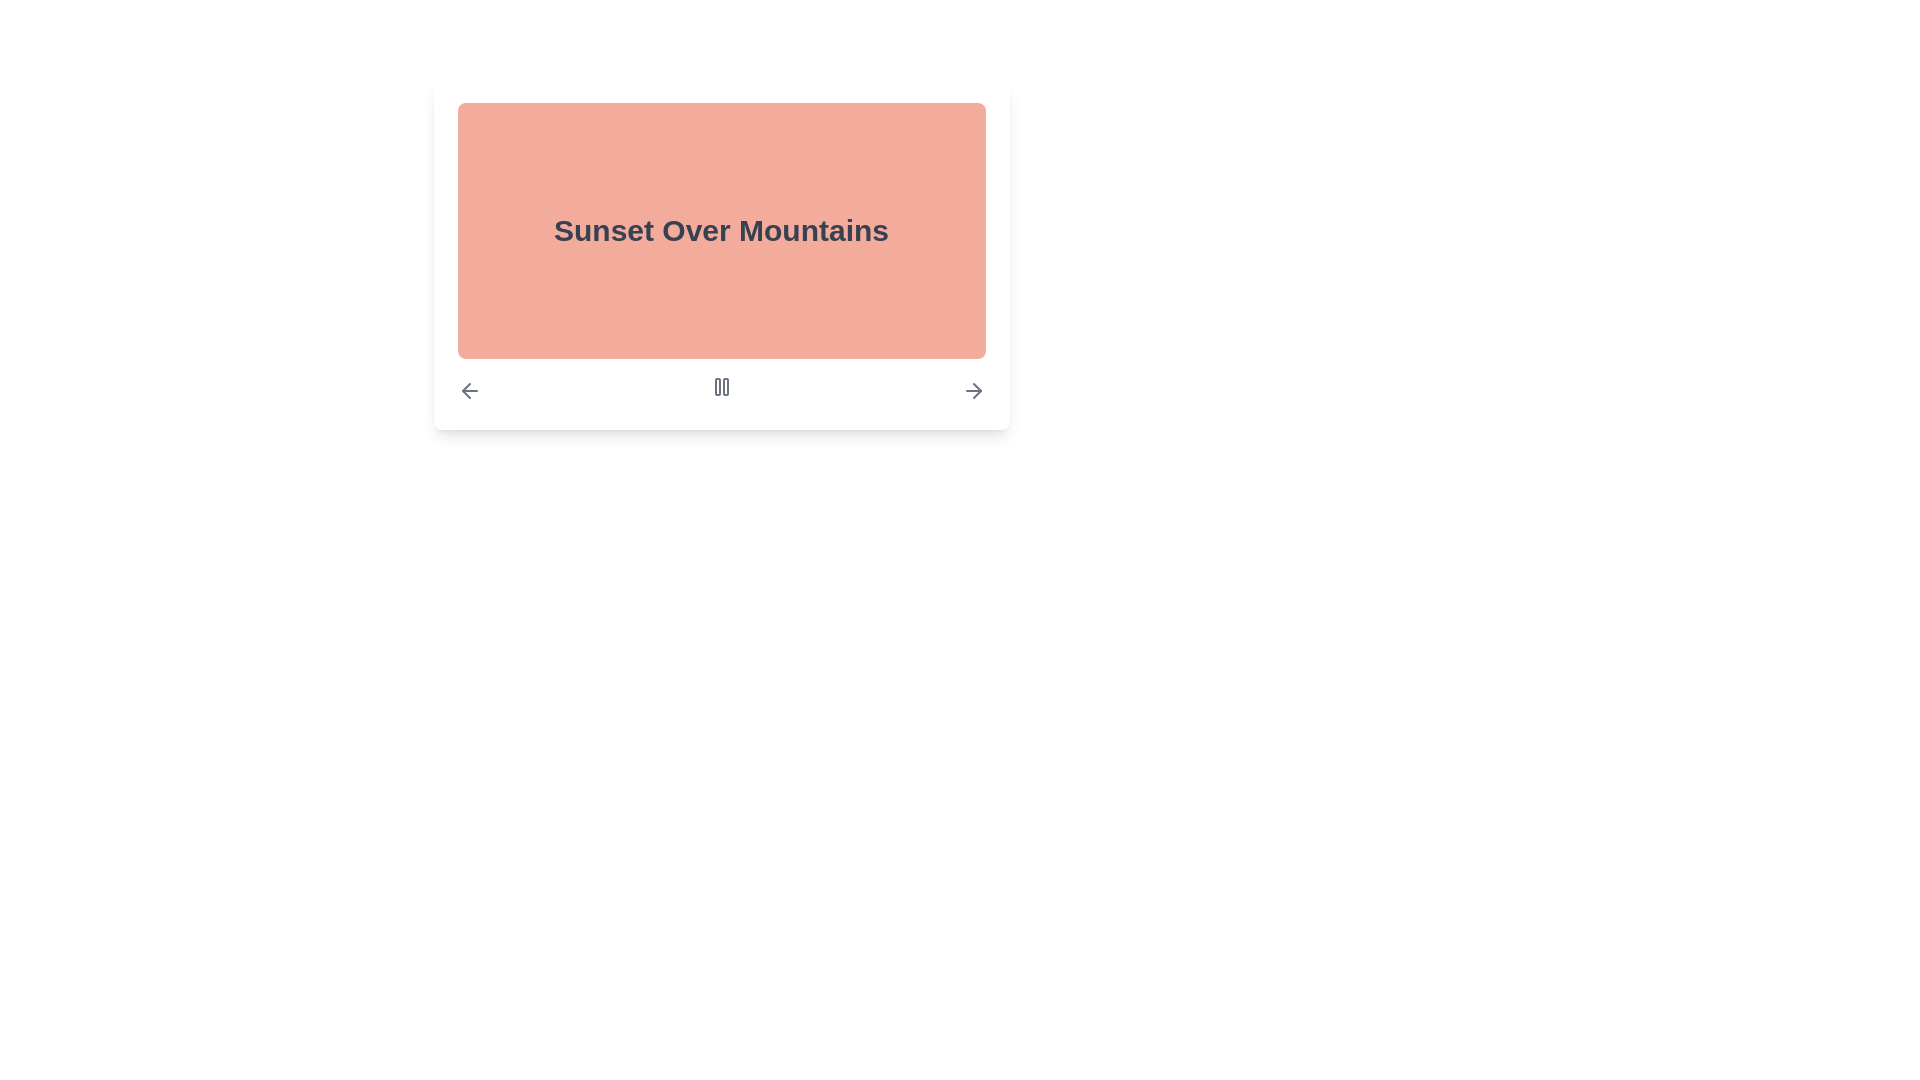 The width and height of the screenshot is (1920, 1080). Describe the element at coordinates (720, 386) in the screenshot. I see `the compact control button located centrally below the 'Sunset Over Mountains' section, which features a pause symbol icon and changes color upon hover` at that location.